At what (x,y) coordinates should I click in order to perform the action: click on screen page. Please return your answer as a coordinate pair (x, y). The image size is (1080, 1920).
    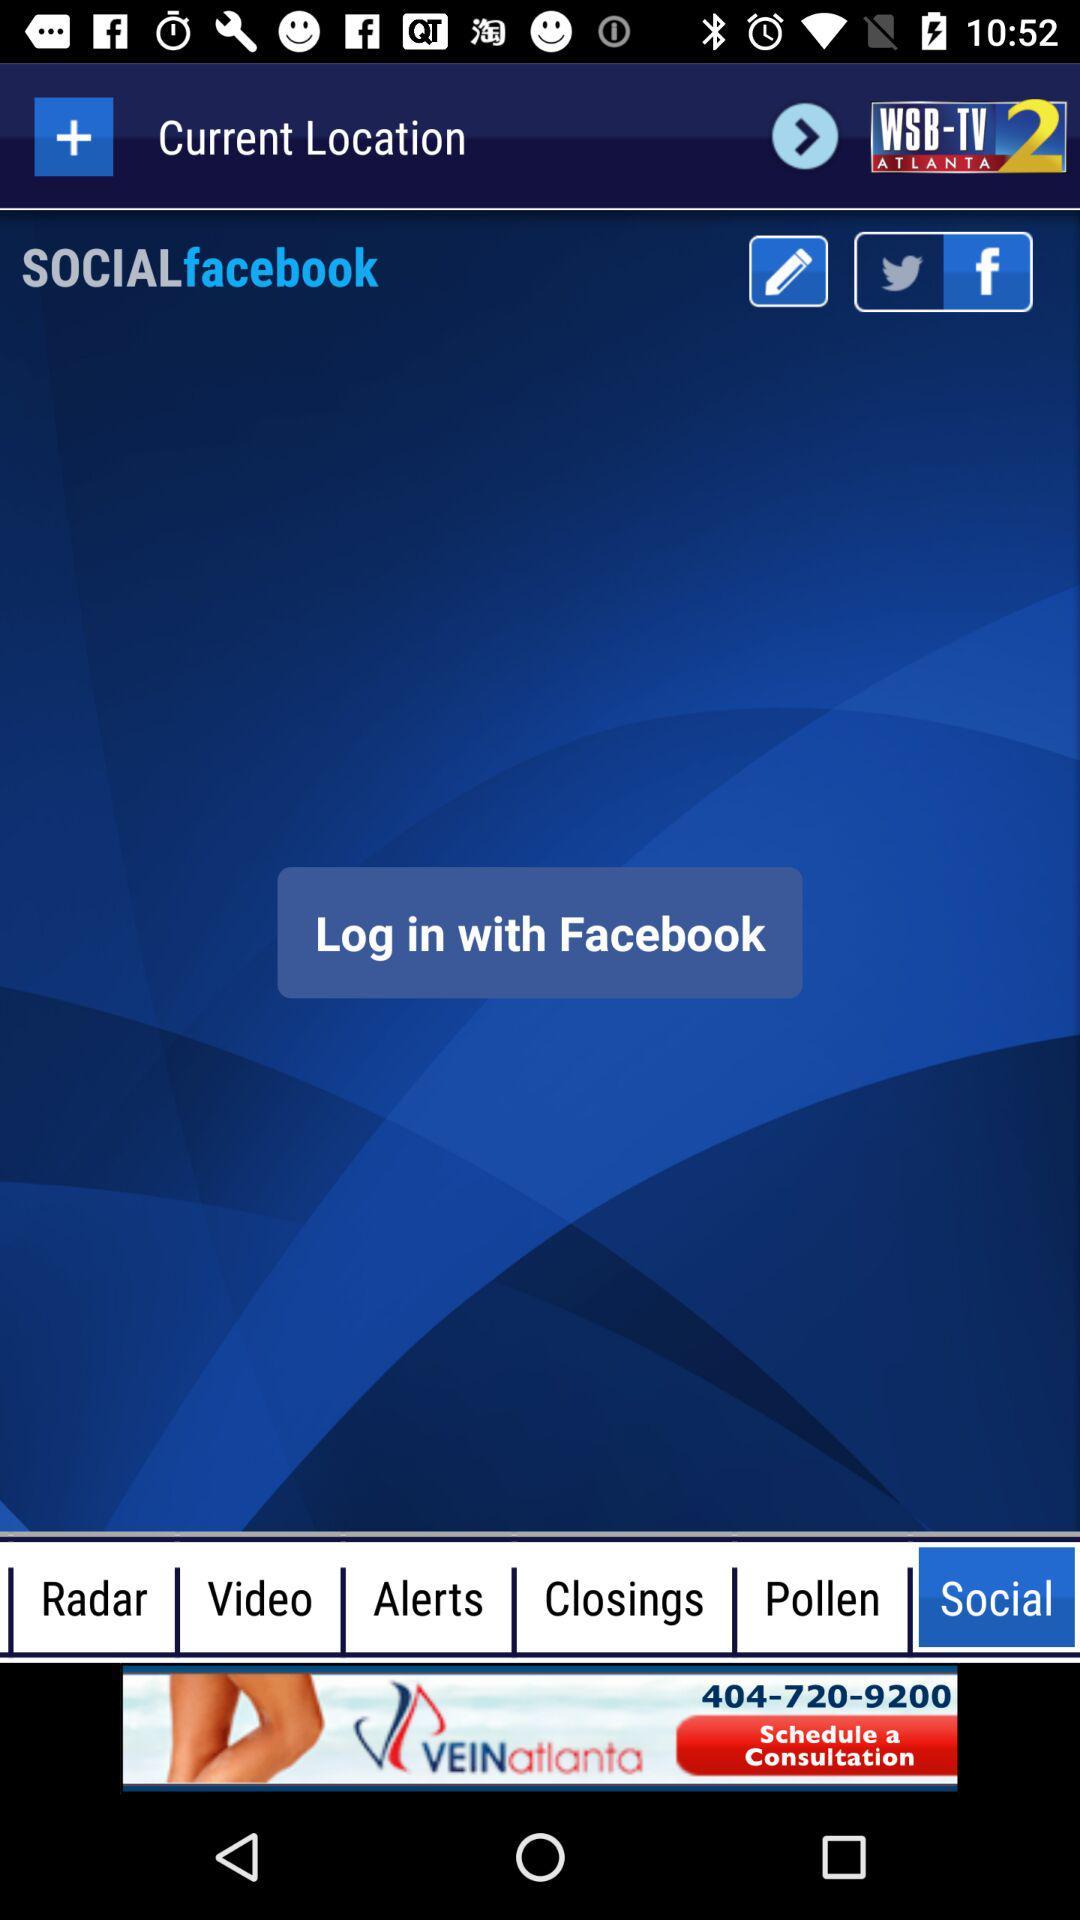
    Looking at the image, I should click on (540, 1727).